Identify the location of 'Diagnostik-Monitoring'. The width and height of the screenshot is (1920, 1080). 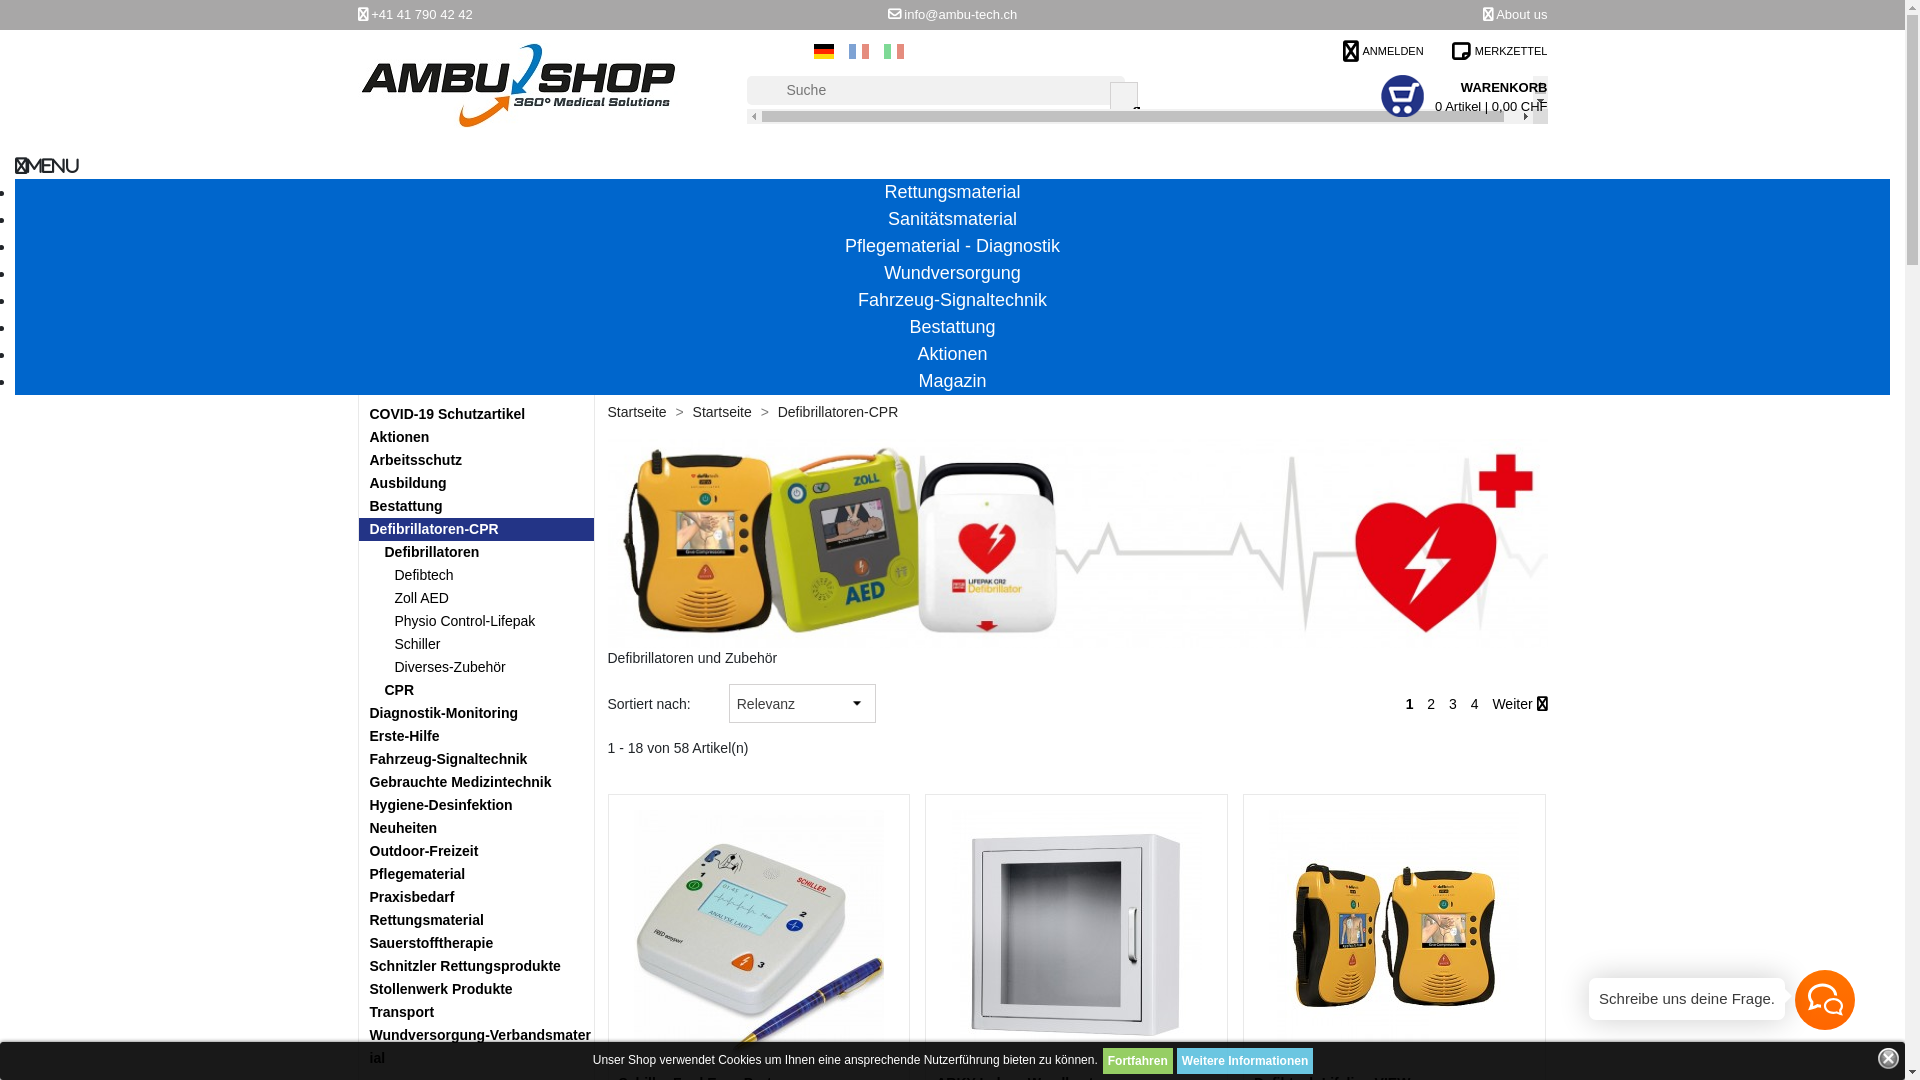
(474, 712).